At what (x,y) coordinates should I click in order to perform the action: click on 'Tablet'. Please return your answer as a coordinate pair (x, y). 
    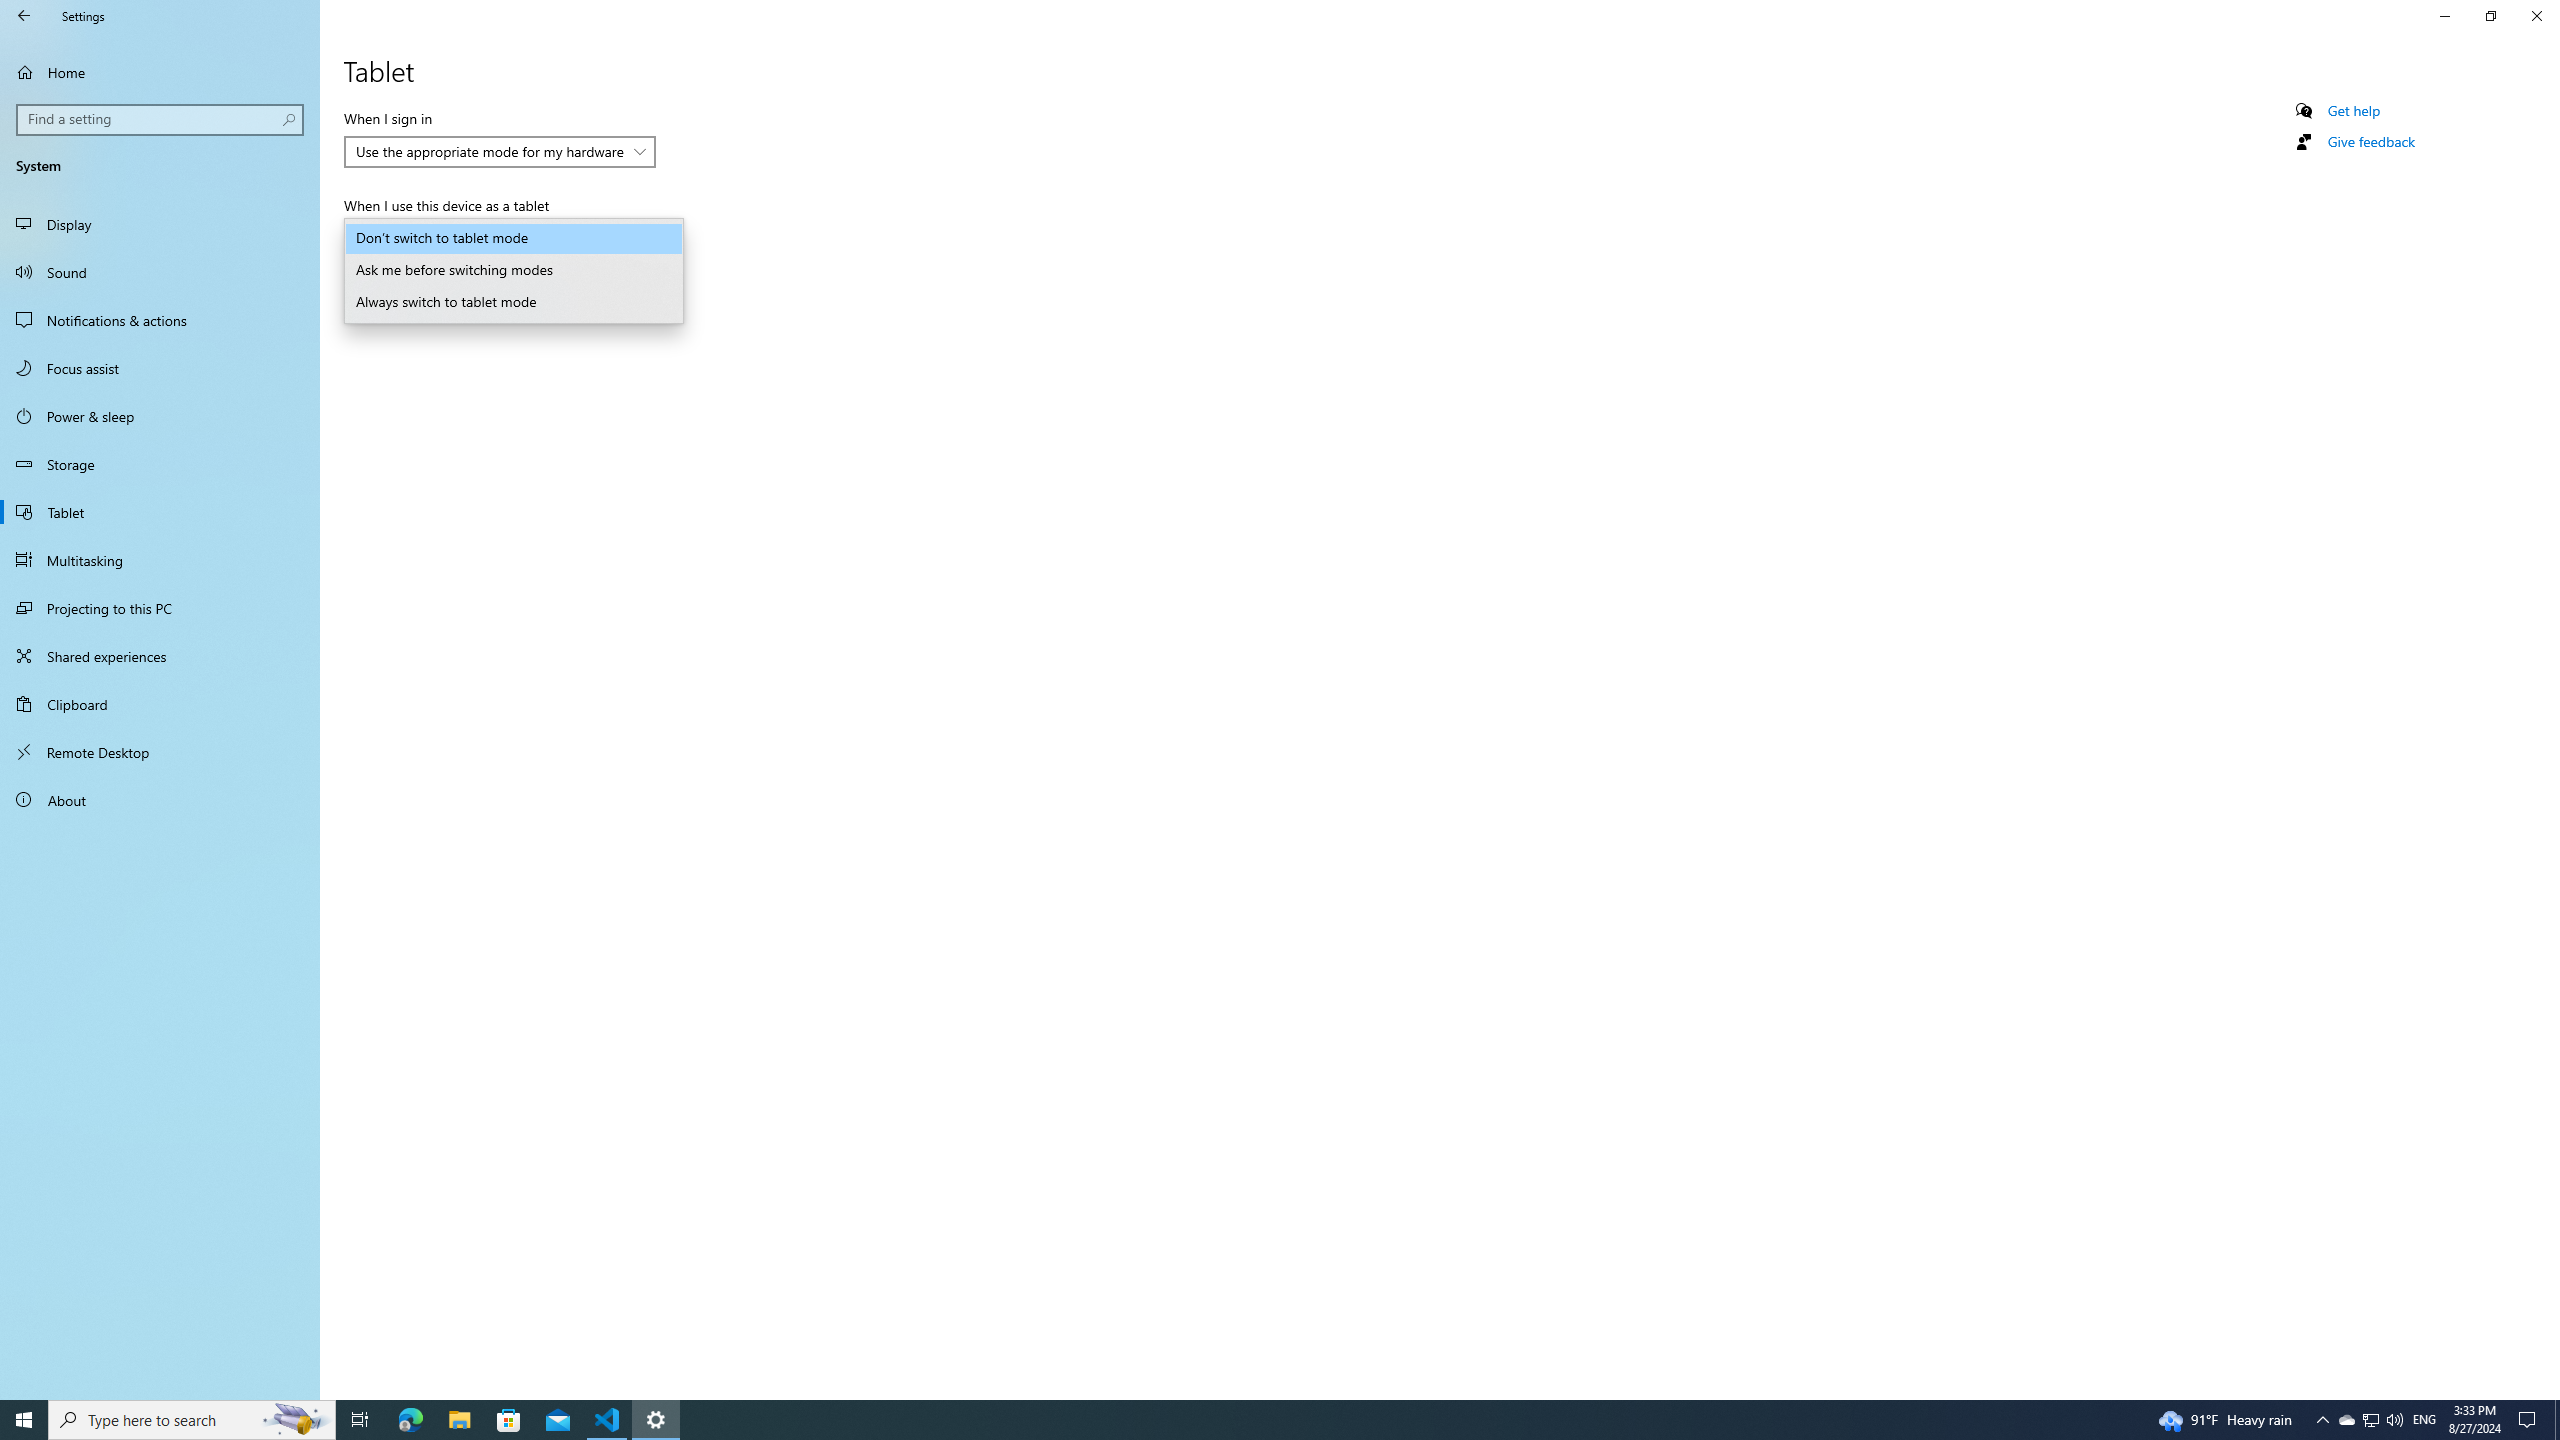
    Looking at the image, I should click on (159, 510).